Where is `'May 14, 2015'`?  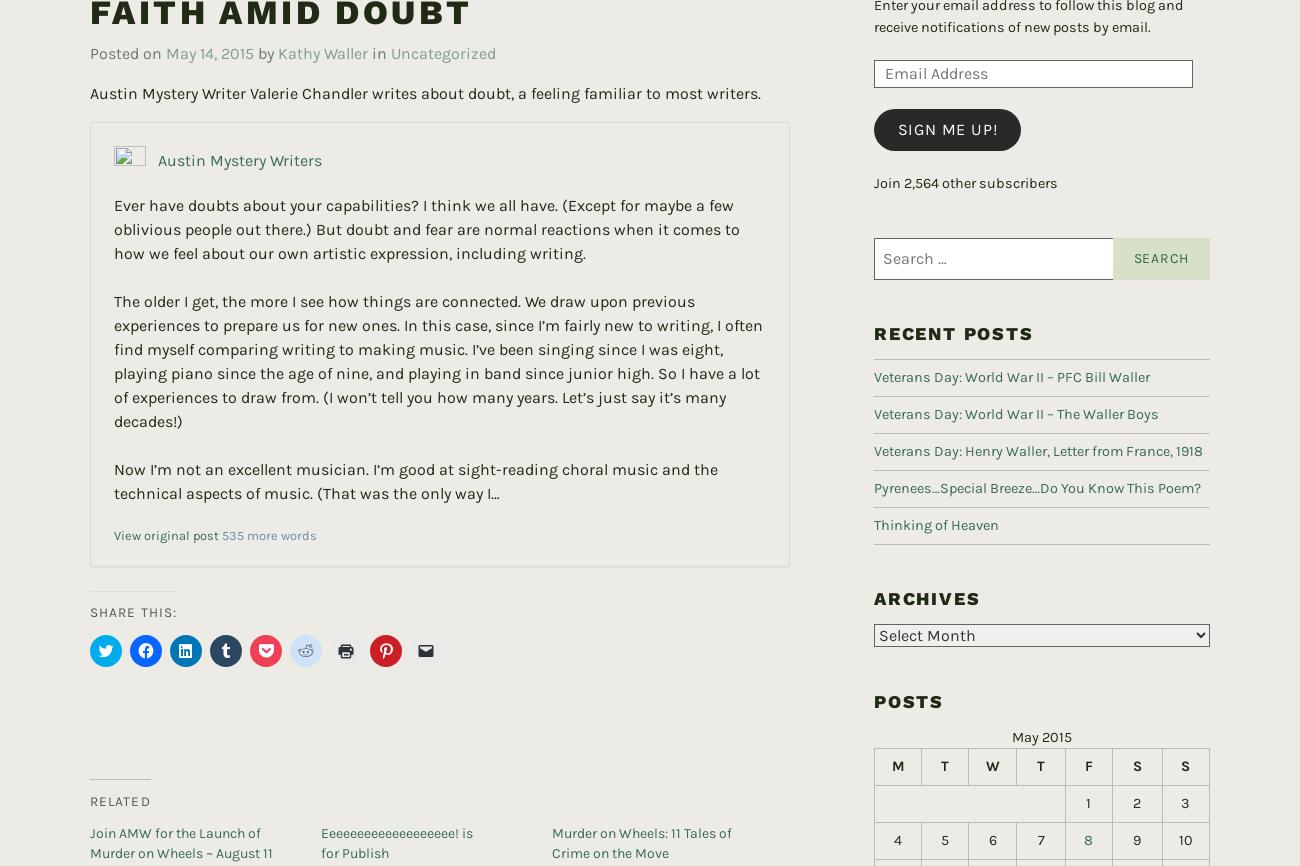 'May 14, 2015' is located at coordinates (166, 21).